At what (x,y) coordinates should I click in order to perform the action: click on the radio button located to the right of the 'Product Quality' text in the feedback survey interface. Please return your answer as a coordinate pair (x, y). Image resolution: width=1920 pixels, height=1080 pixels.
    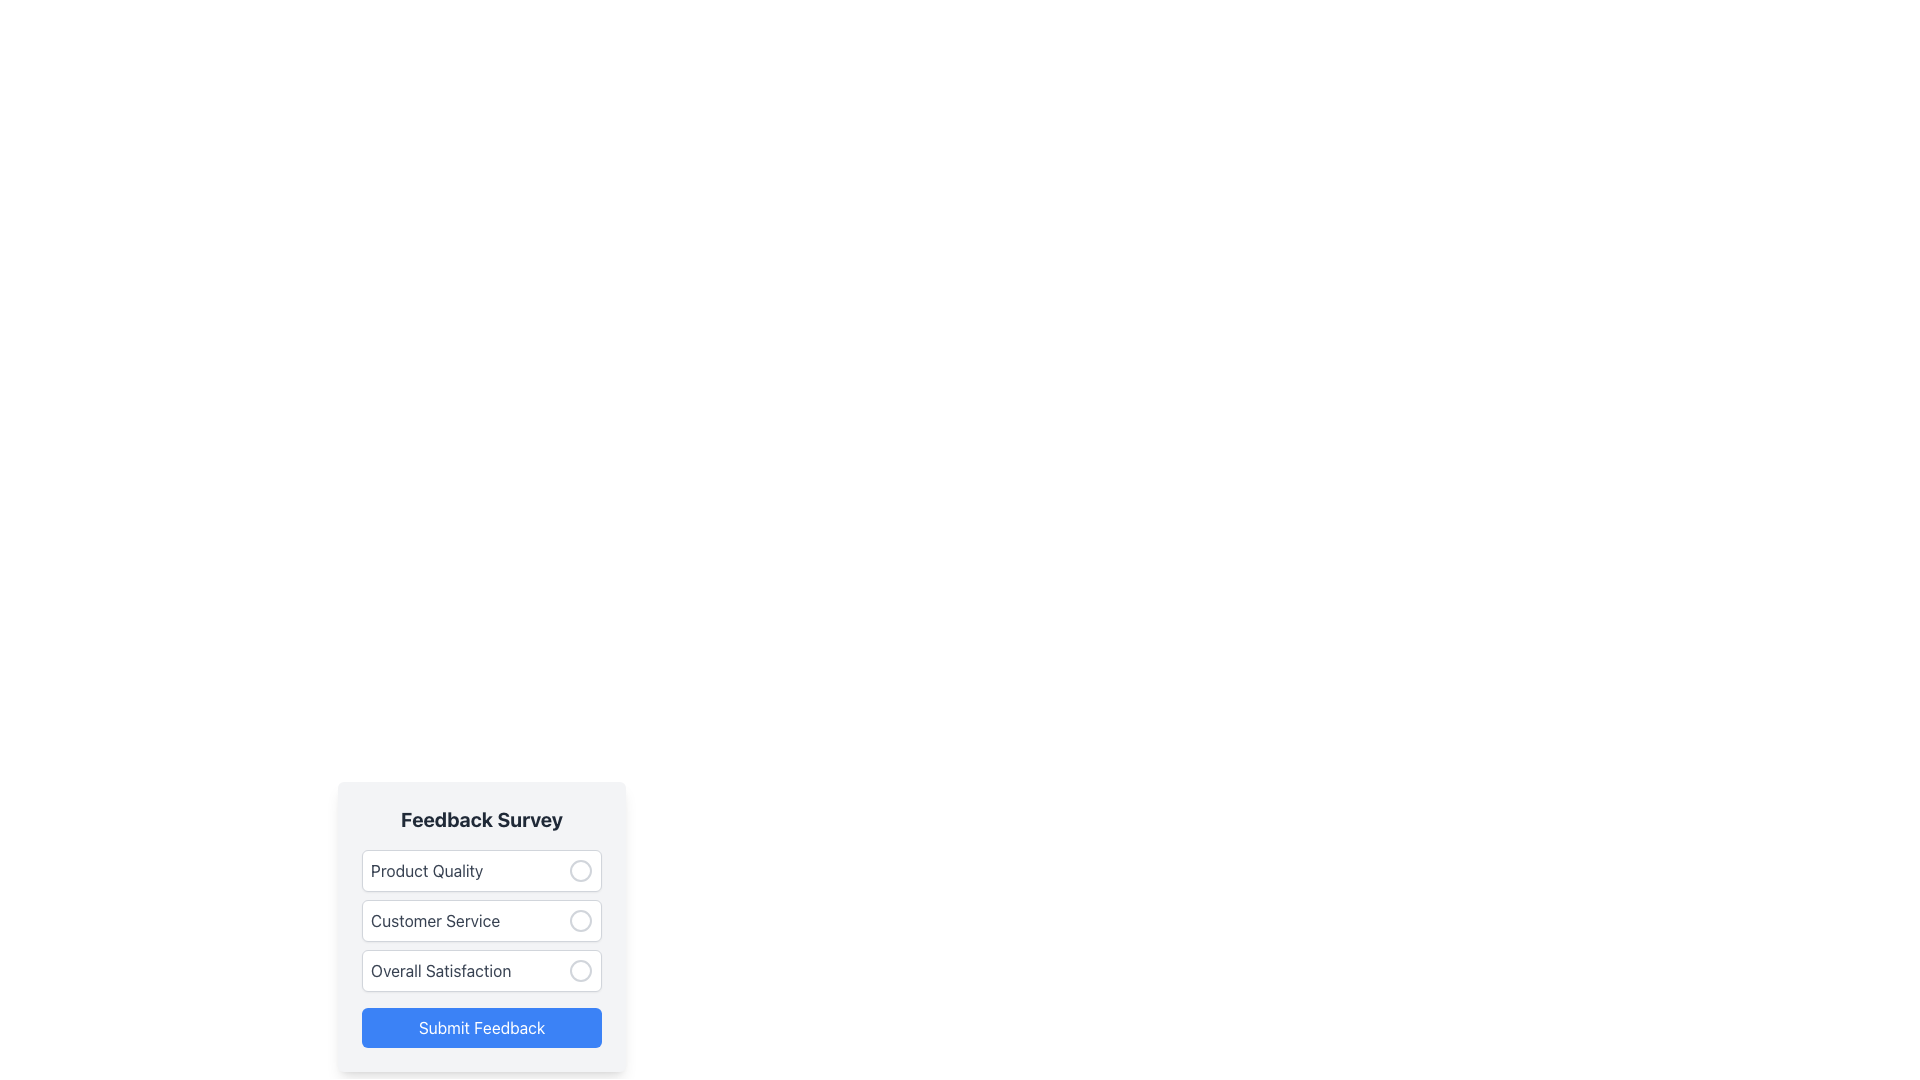
    Looking at the image, I should click on (579, 870).